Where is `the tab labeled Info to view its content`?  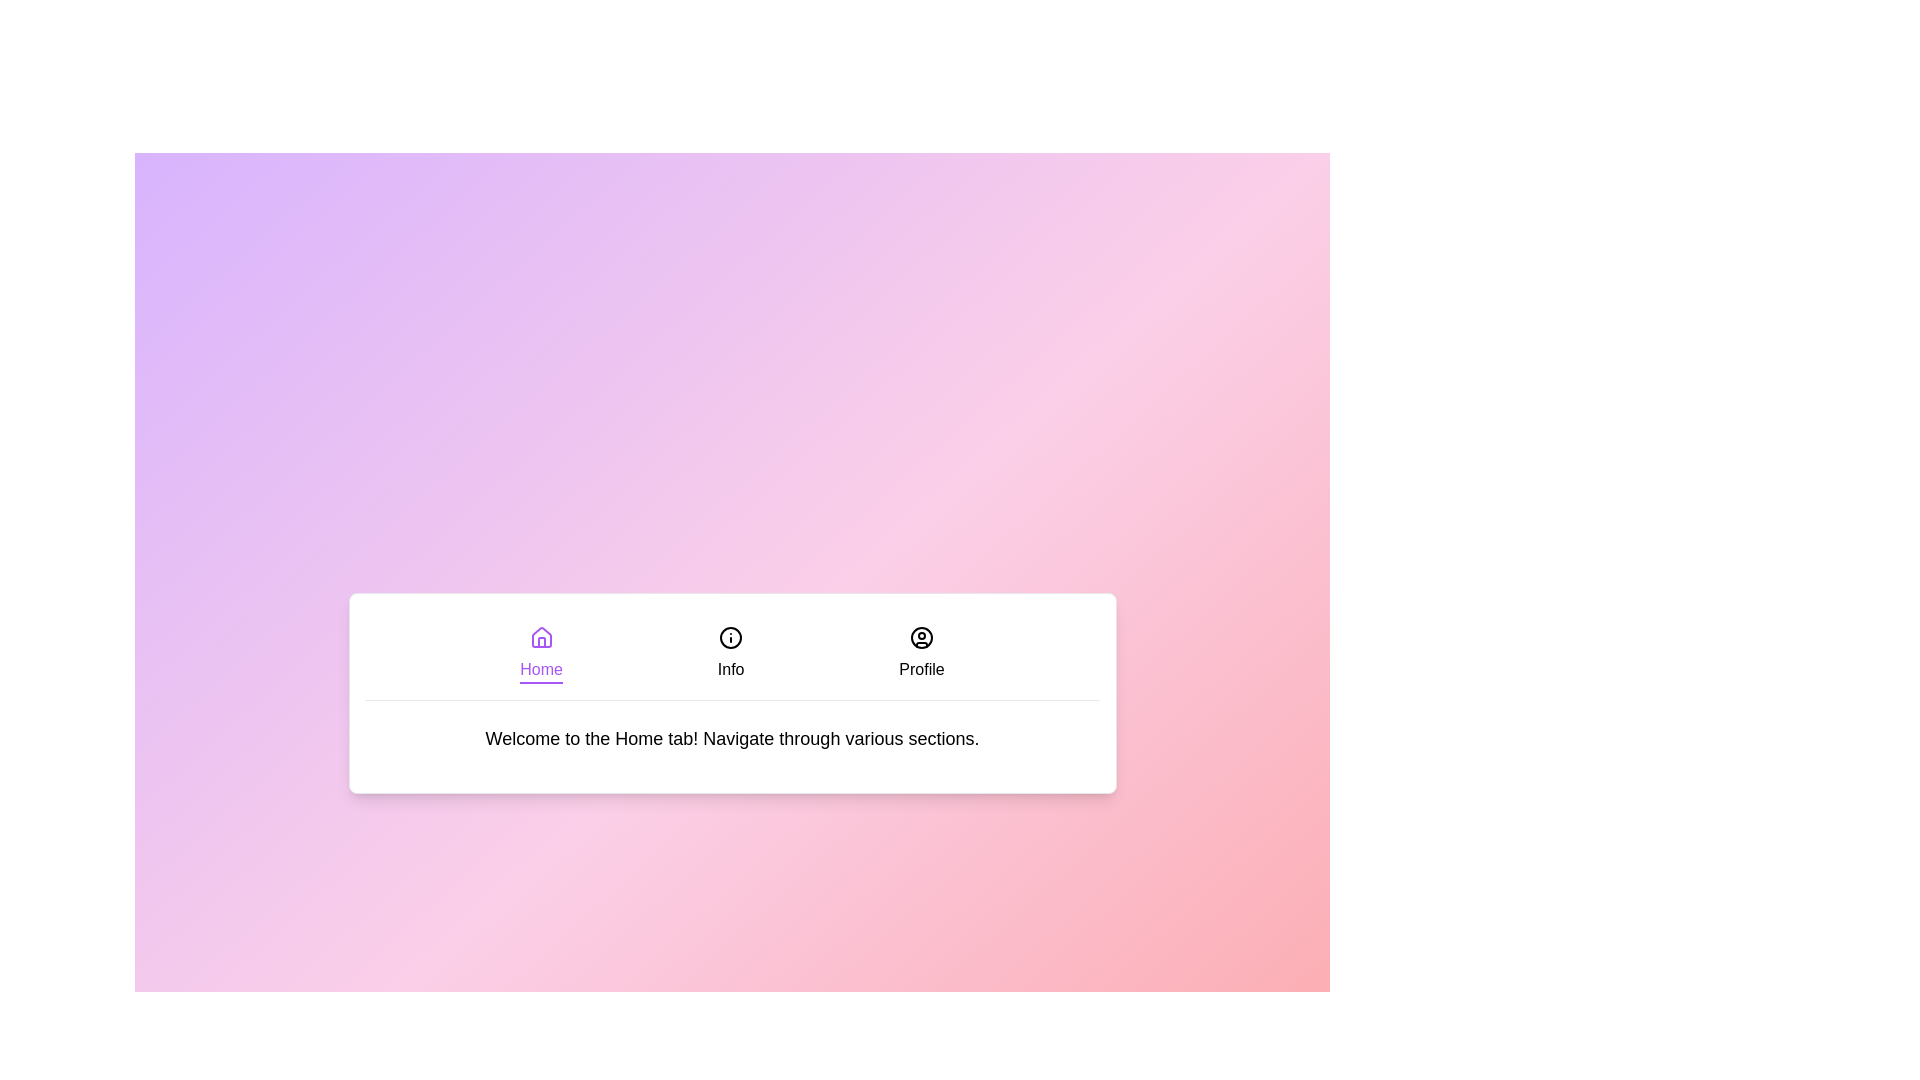 the tab labeled Info to view its content is located at coordinates (730, 654).